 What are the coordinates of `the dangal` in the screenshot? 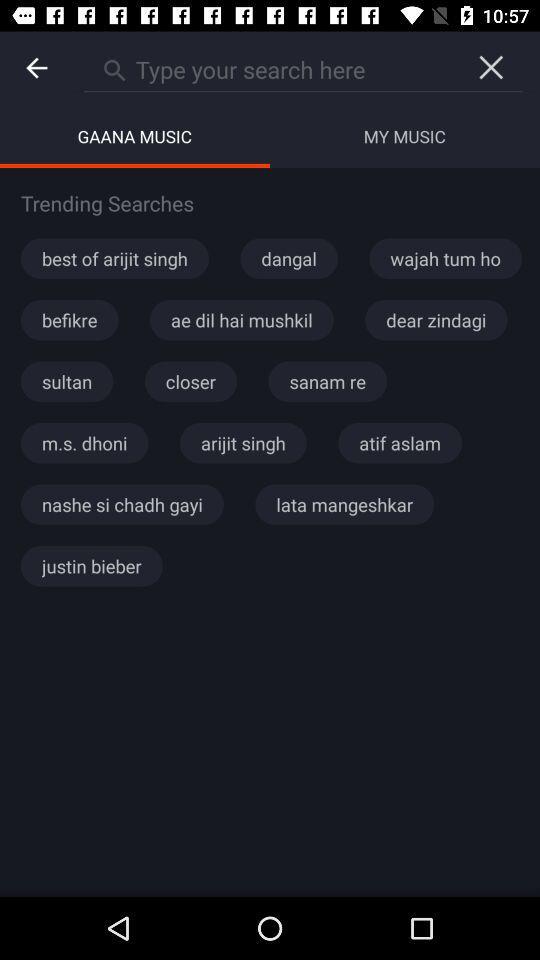 It's located at (288, 257).